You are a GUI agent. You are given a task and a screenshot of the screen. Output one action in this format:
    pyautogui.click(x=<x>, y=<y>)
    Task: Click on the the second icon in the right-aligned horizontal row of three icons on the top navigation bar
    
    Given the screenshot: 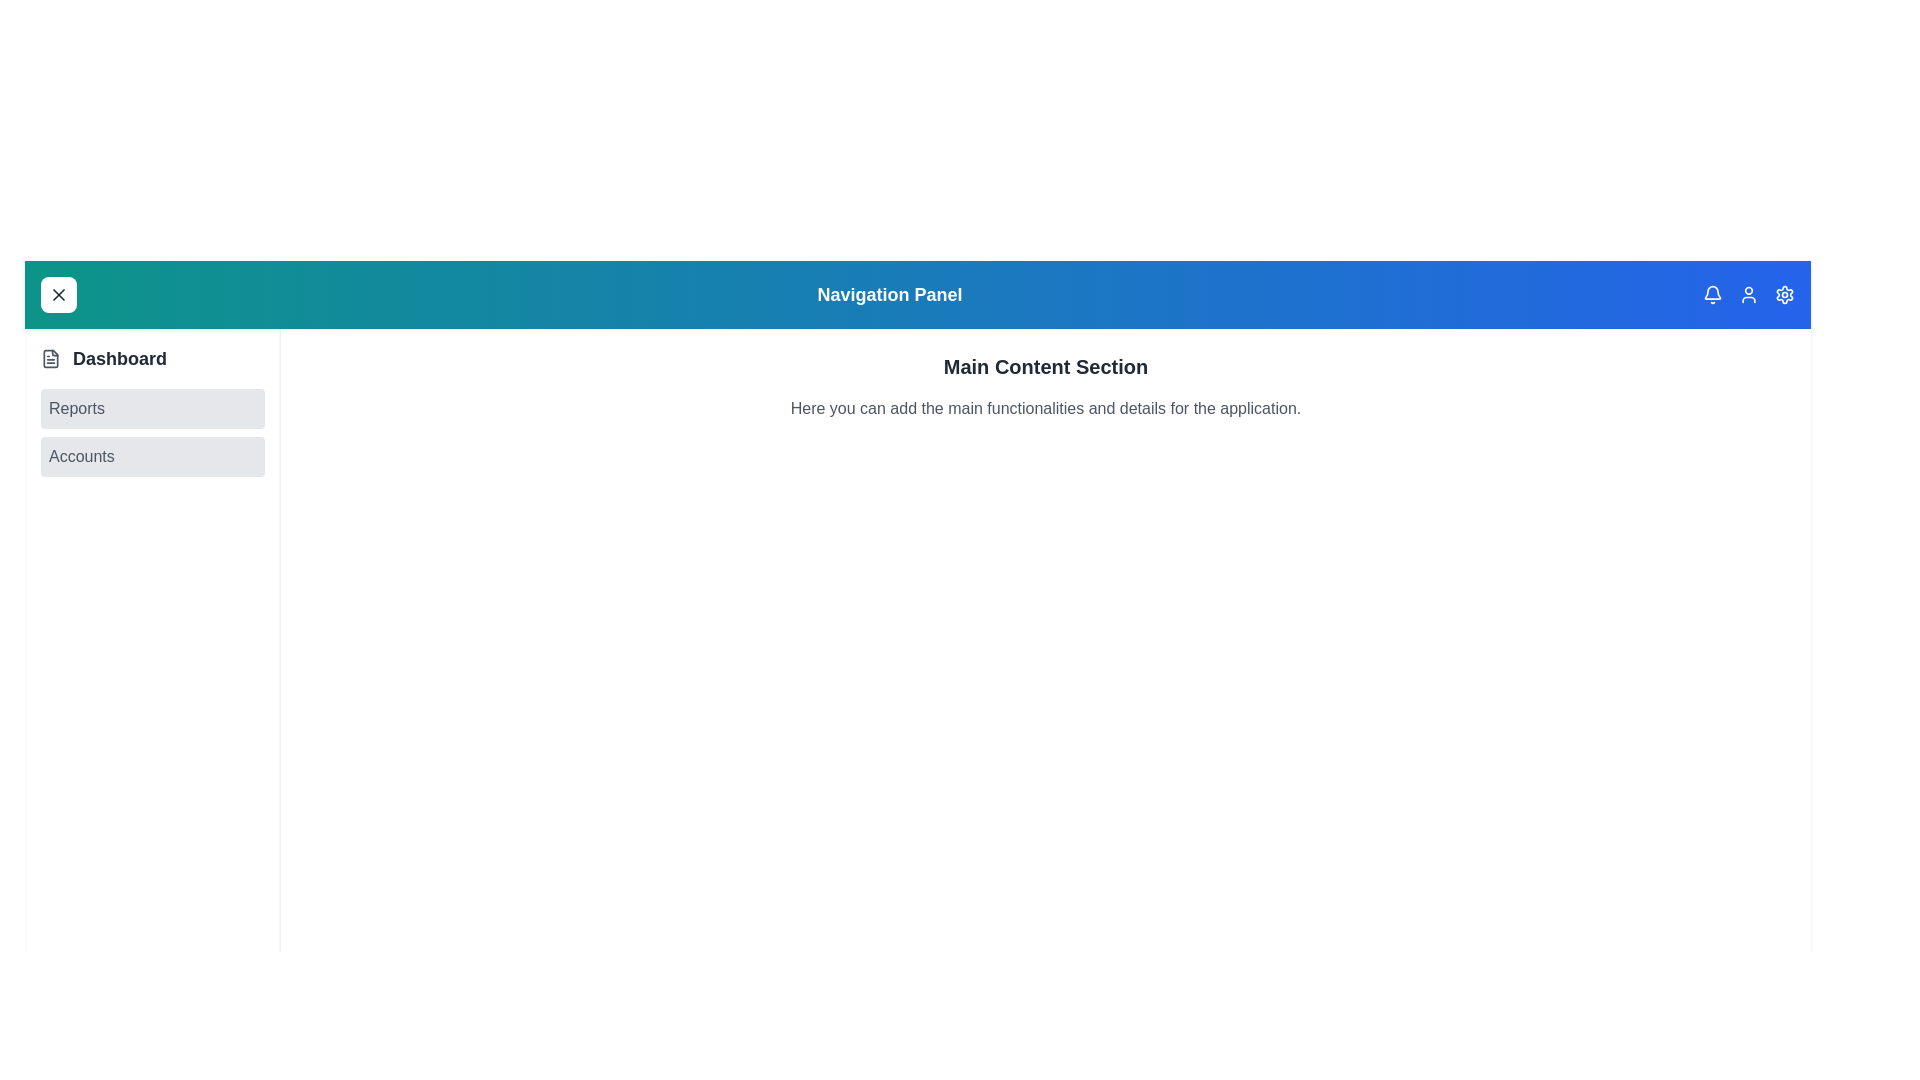 What is the action you would take?
    pyautogui.click(x=1747, y=294)
    